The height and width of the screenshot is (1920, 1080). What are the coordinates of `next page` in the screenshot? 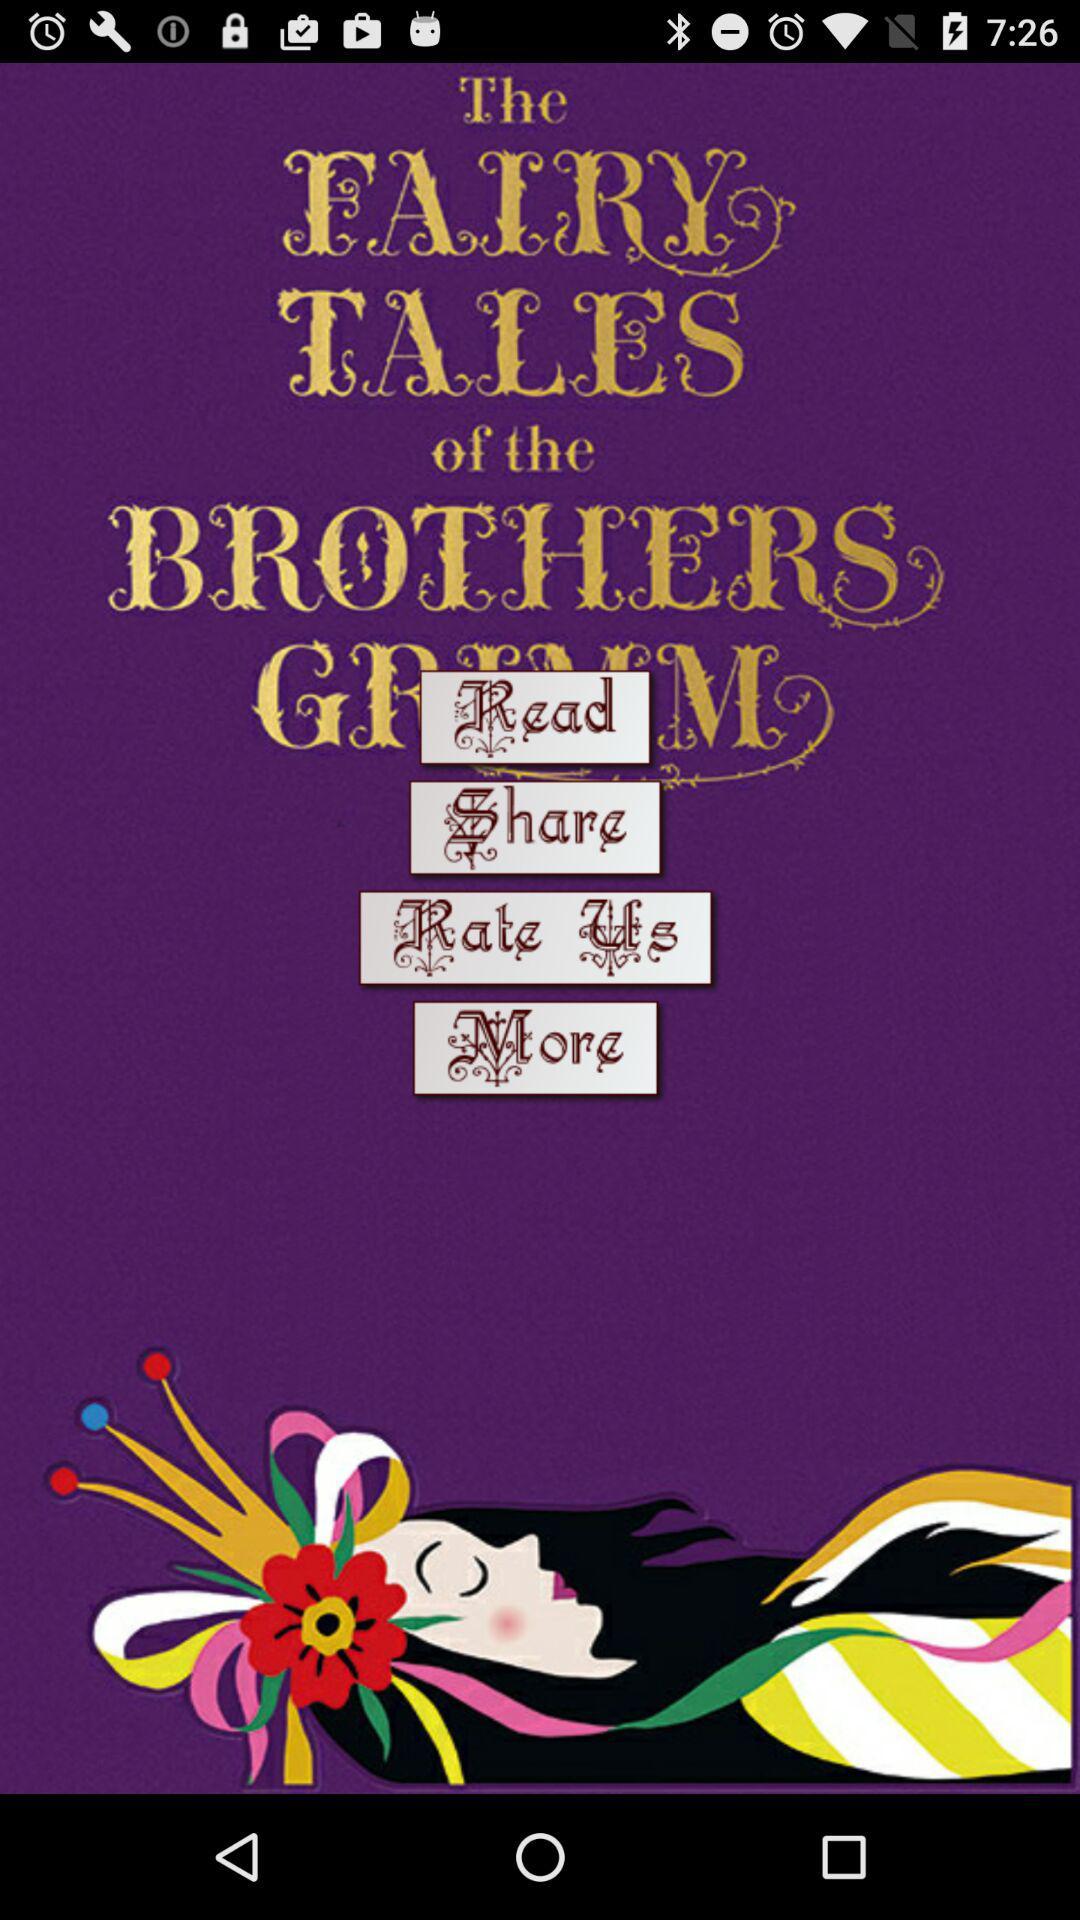 It's located at (540, 1051).